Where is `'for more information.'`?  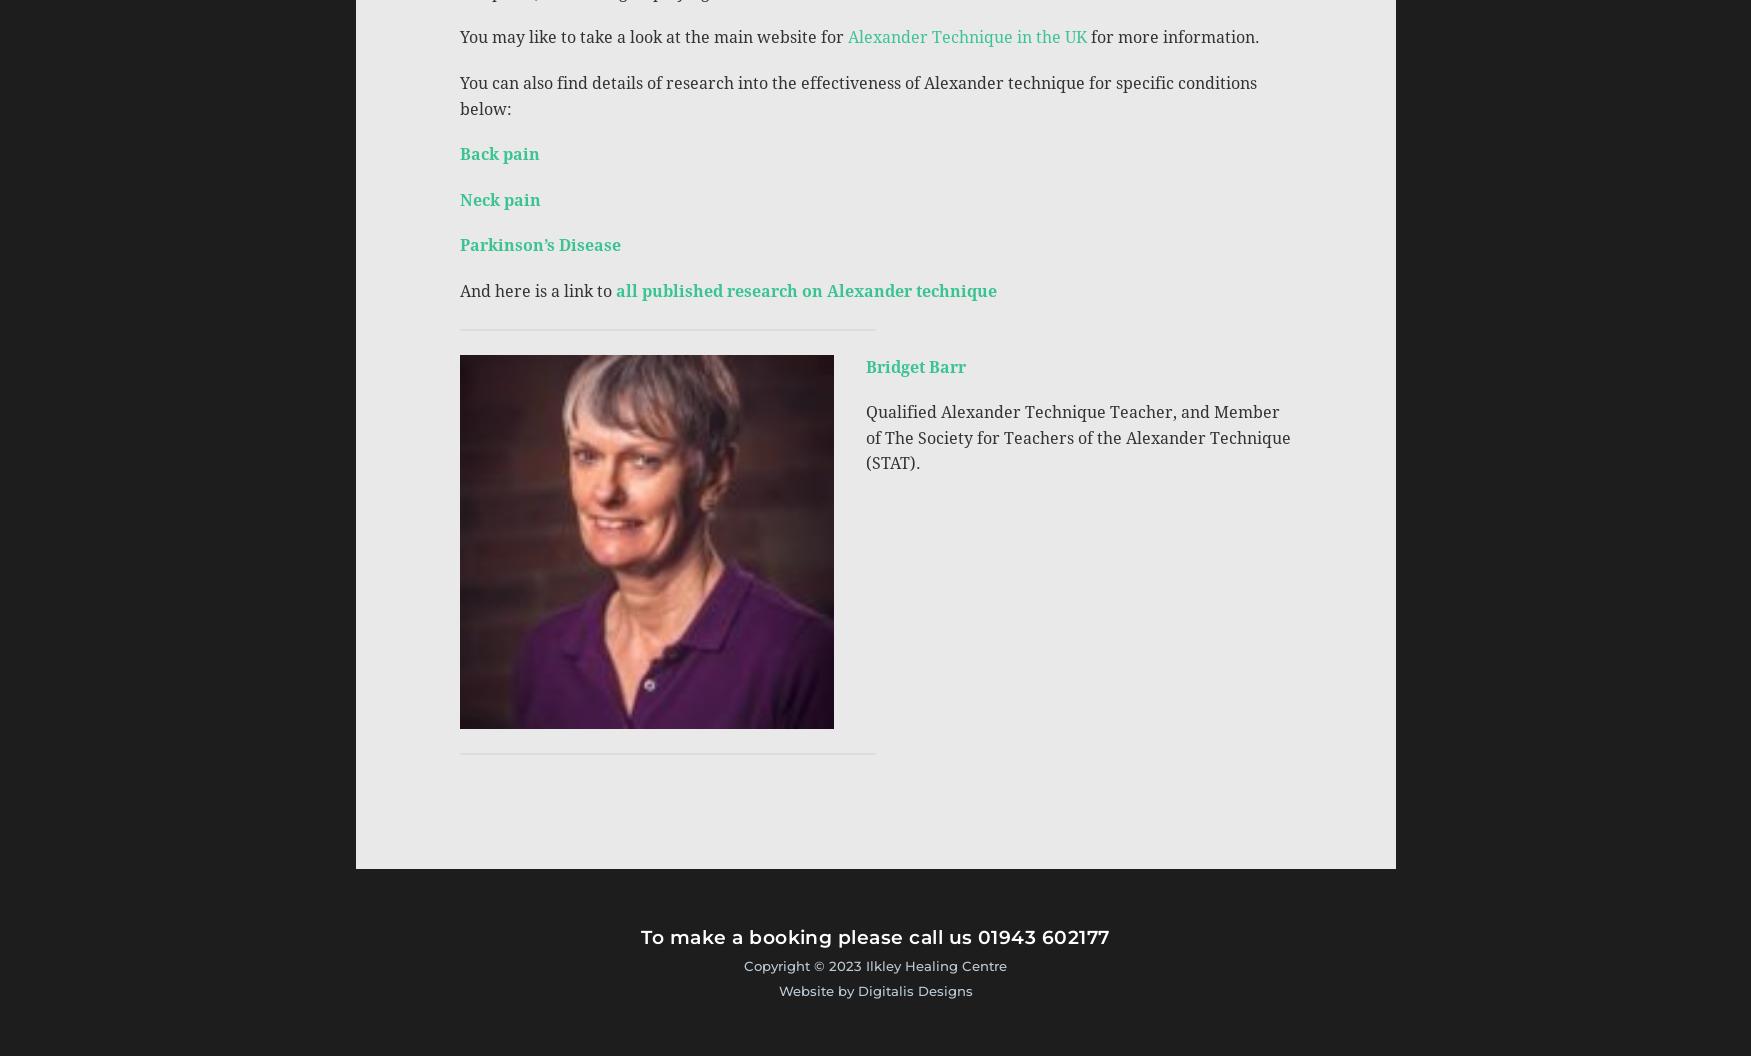 'for more information.' is located at coordinates (1171, 37).